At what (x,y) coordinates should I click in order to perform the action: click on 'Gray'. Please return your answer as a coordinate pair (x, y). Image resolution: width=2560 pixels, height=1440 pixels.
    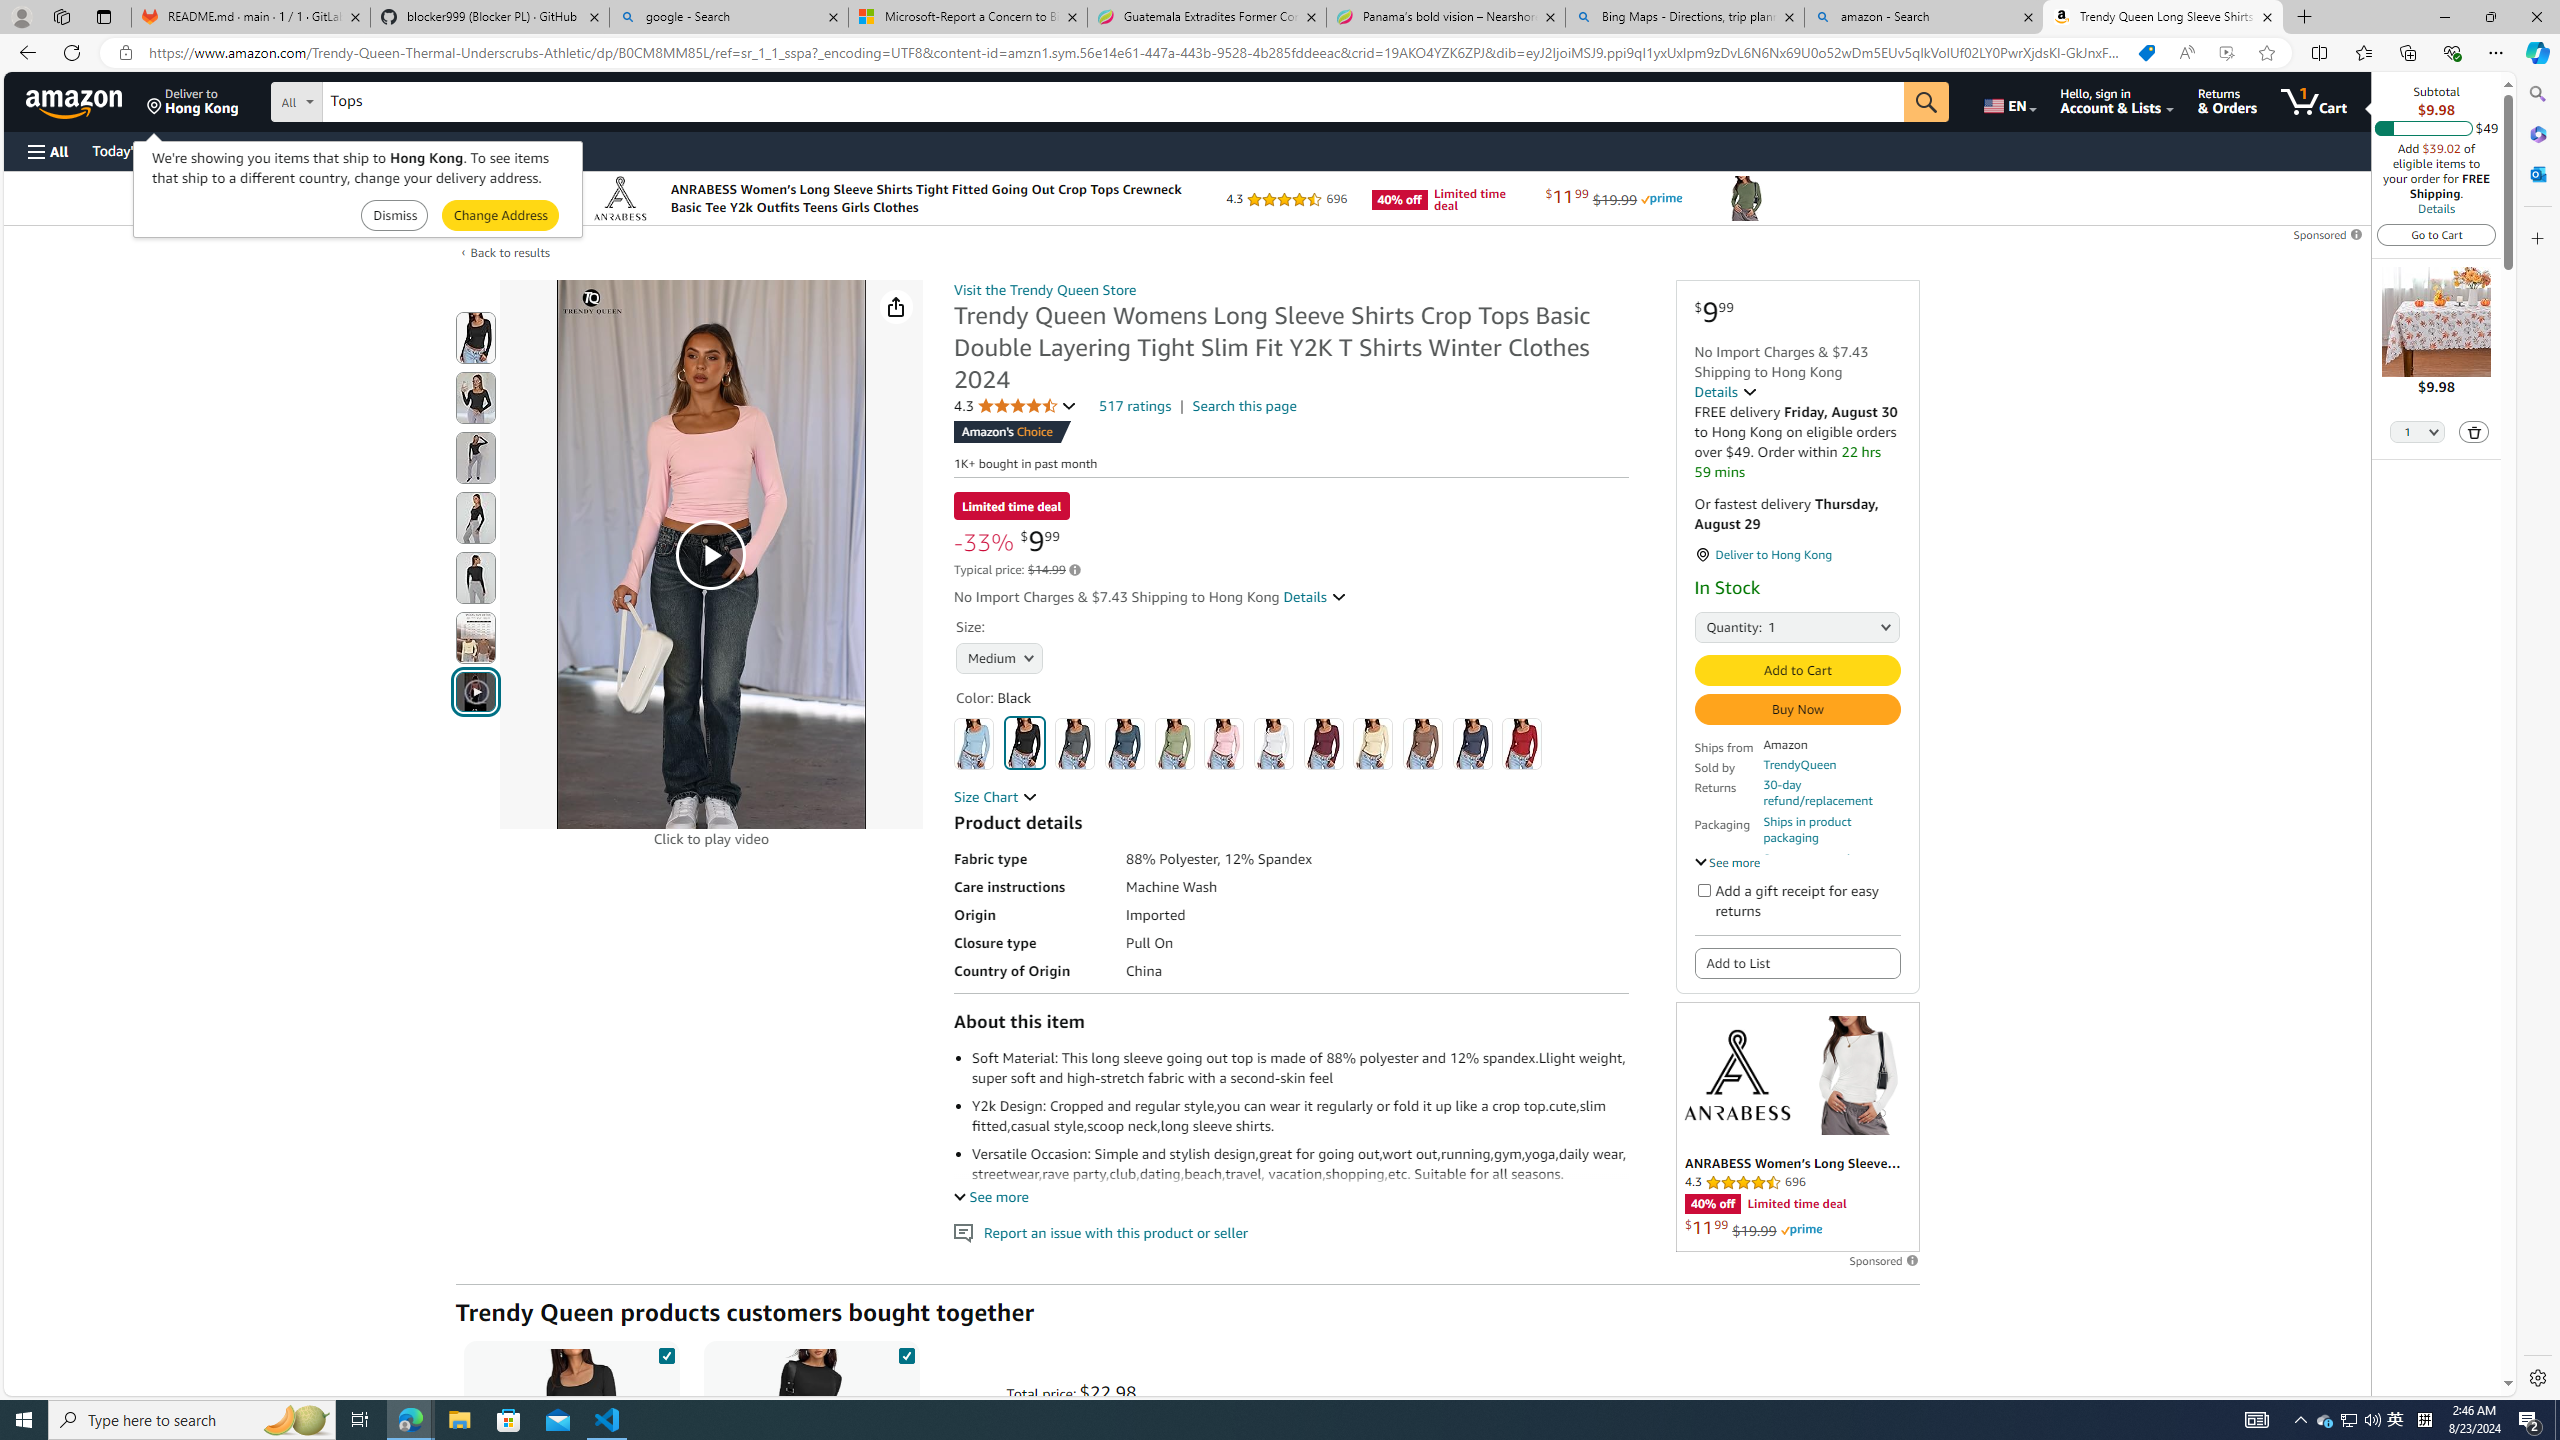
    Looking at the image, I should click on (1075, 742).